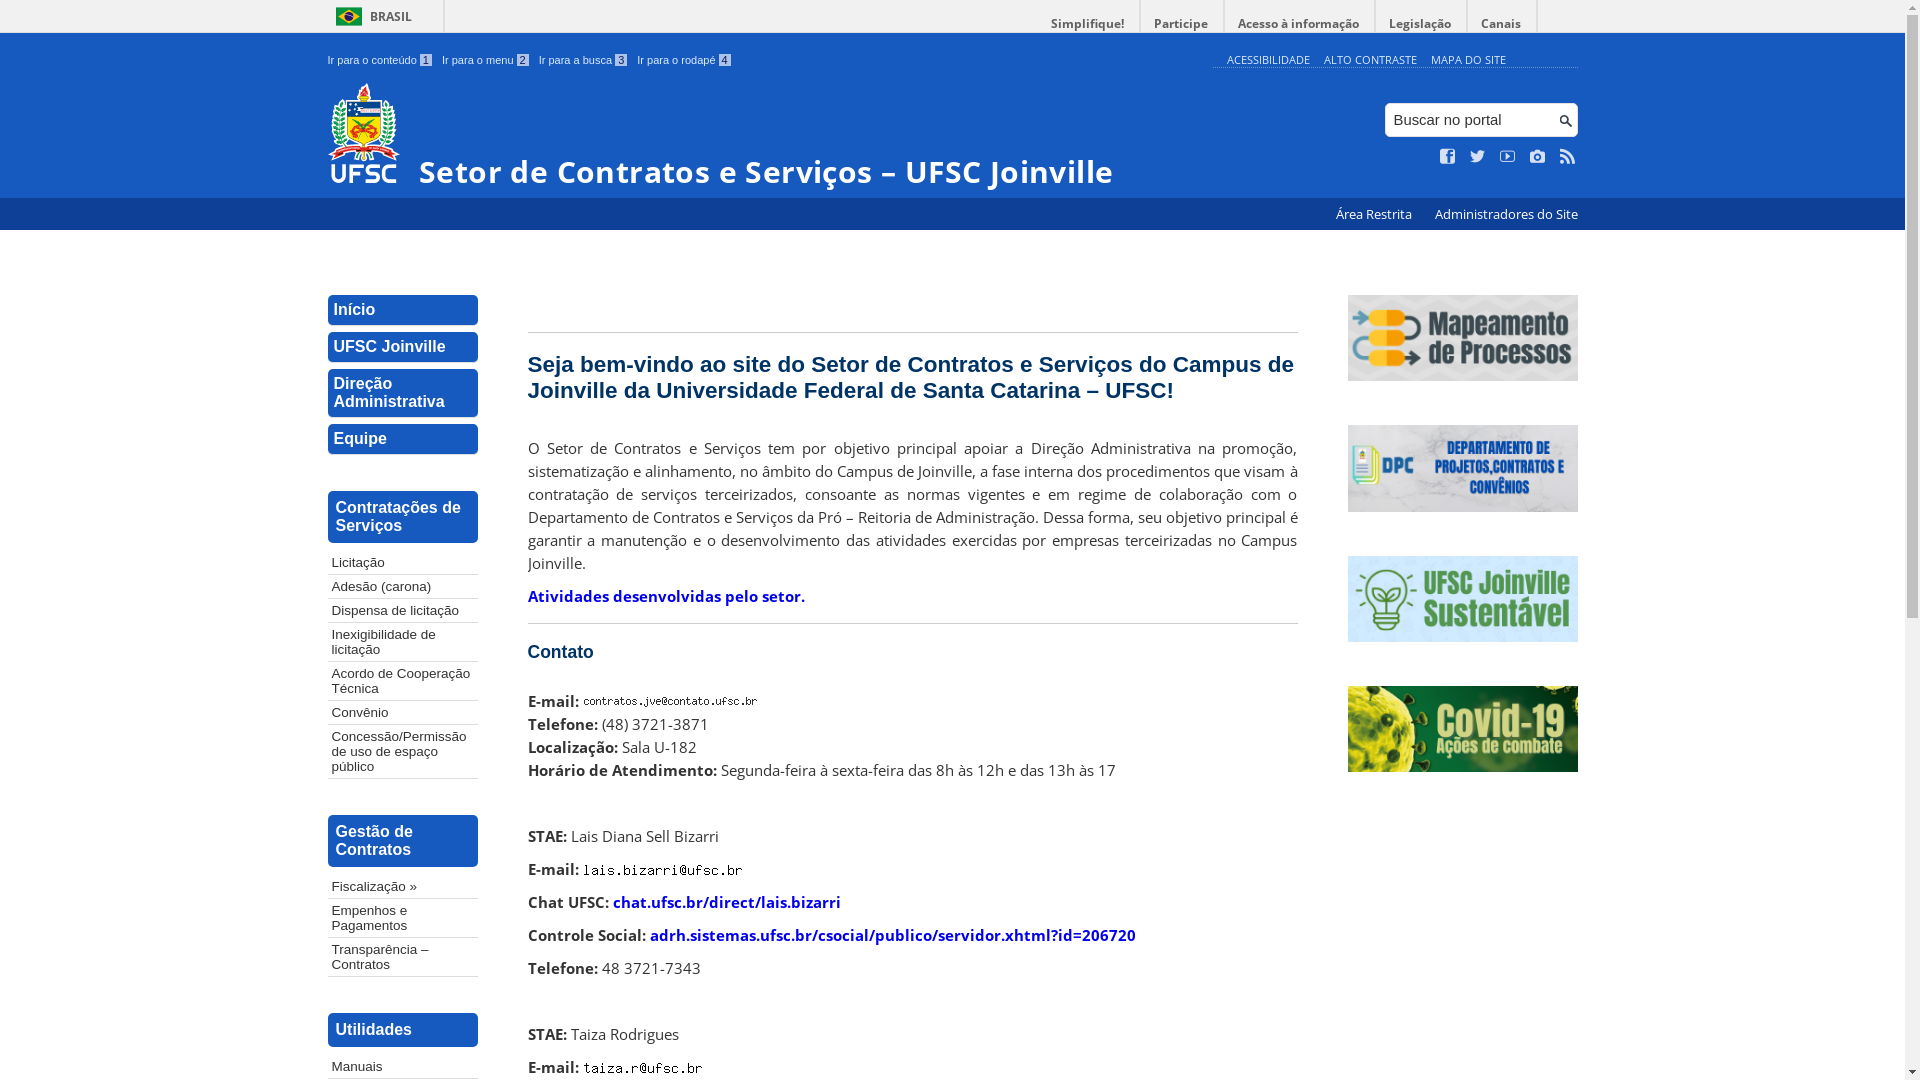 This screenshot has height=1080, width=1920. Describe the element at coordinates (402, 918) in the screenshot. I see `'Empenhos e Pagamentos'` at that location.